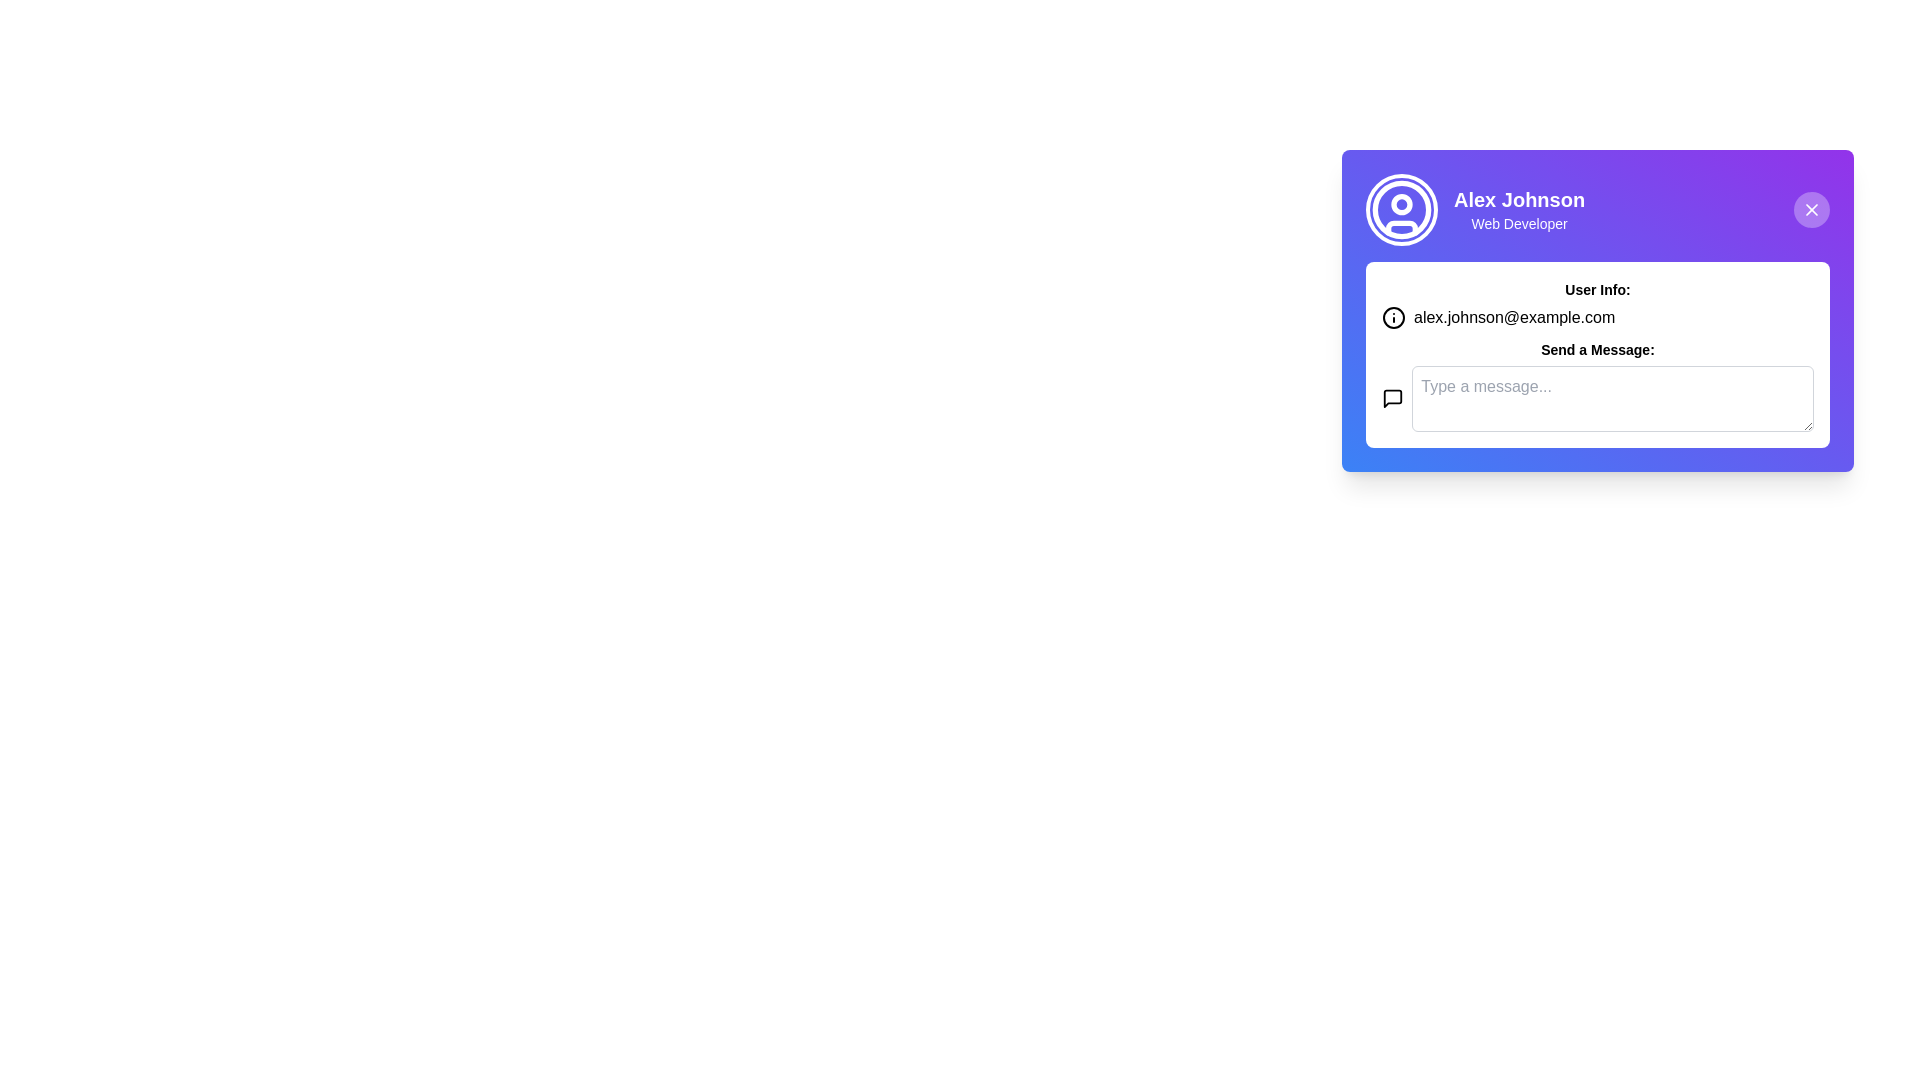  What do you see at coordinates (1392, 316) in the screenshot?
I see `the email icon or visual glyph associated with the user's email address 'alex.johnson@example.com' in the user information section of the profile card layout` at bounding box center [1392, 316].